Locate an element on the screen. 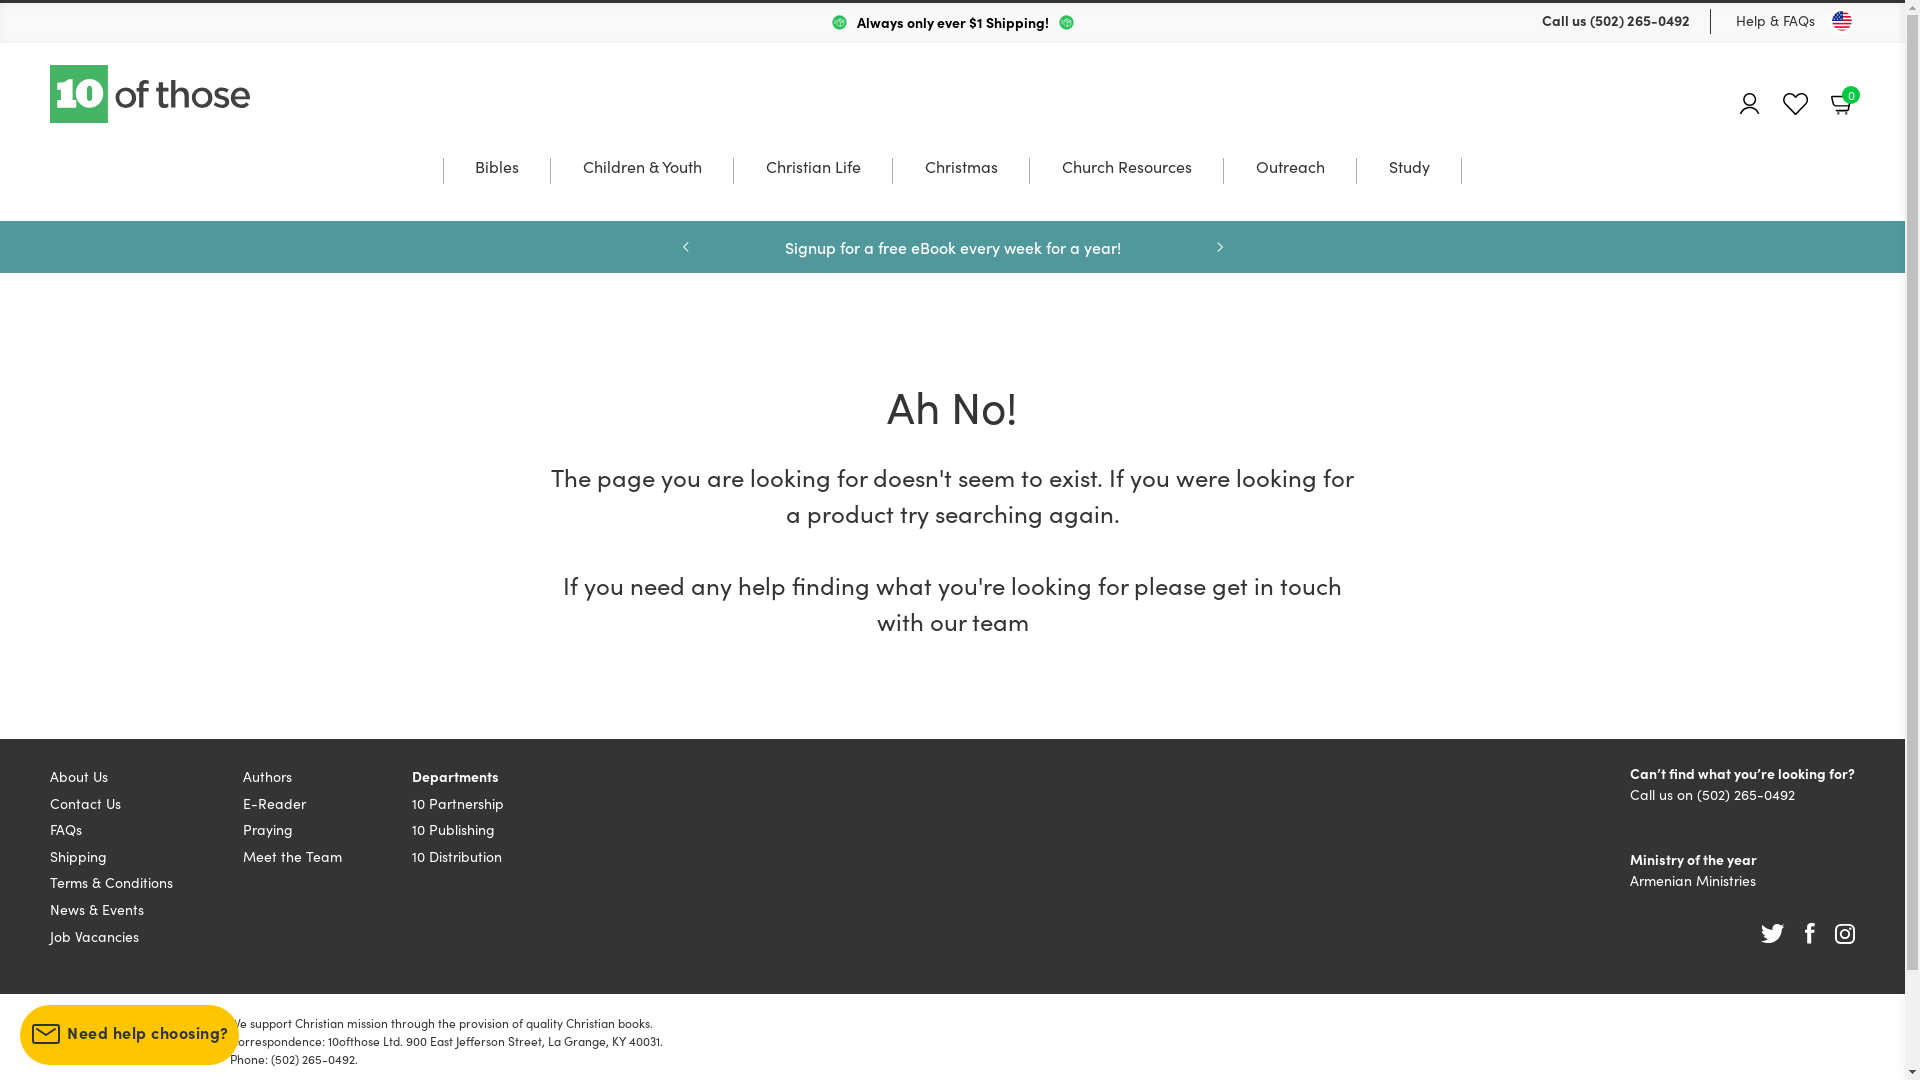 Image resolution: width=1920 pixels, height=1080 pixels. 'Favourites' is located at coordinates (1795, 104).